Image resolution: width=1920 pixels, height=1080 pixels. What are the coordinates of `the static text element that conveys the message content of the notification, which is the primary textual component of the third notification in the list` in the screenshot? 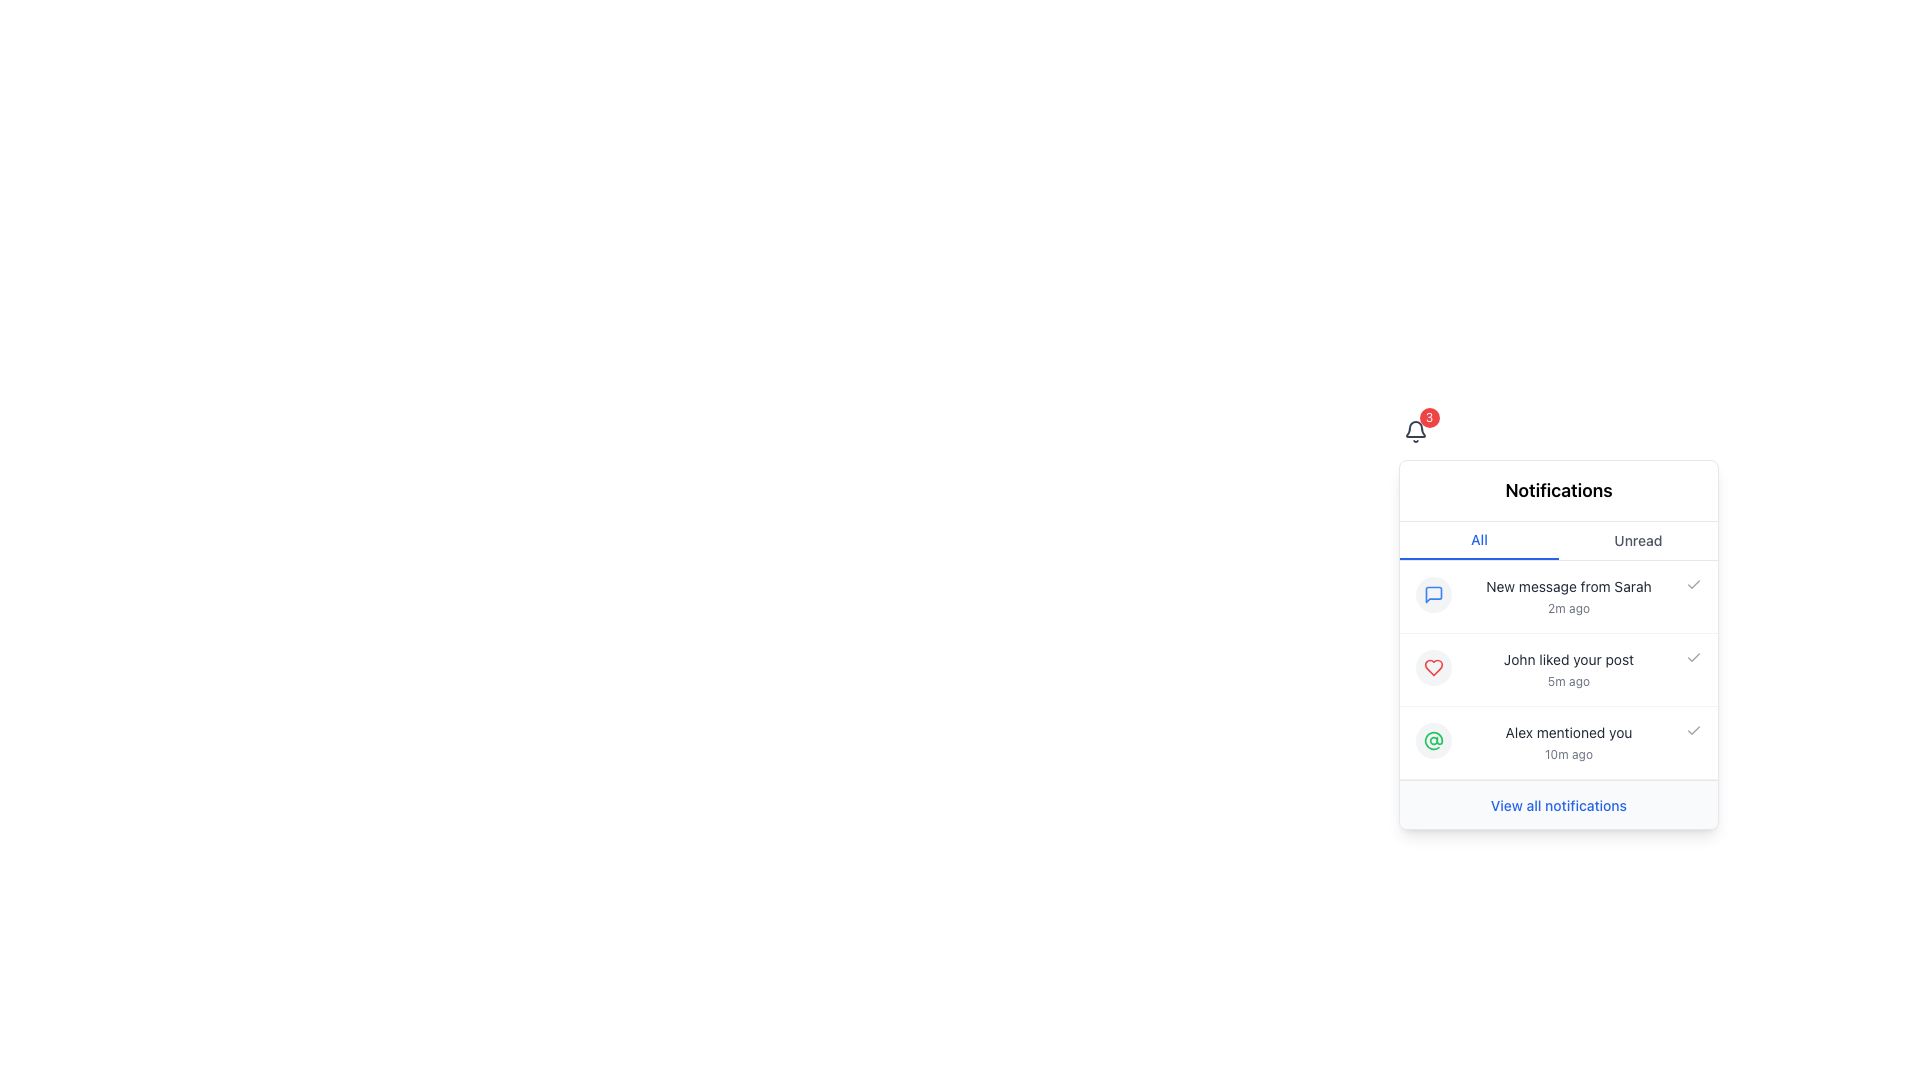 It's located at (1568, 732).